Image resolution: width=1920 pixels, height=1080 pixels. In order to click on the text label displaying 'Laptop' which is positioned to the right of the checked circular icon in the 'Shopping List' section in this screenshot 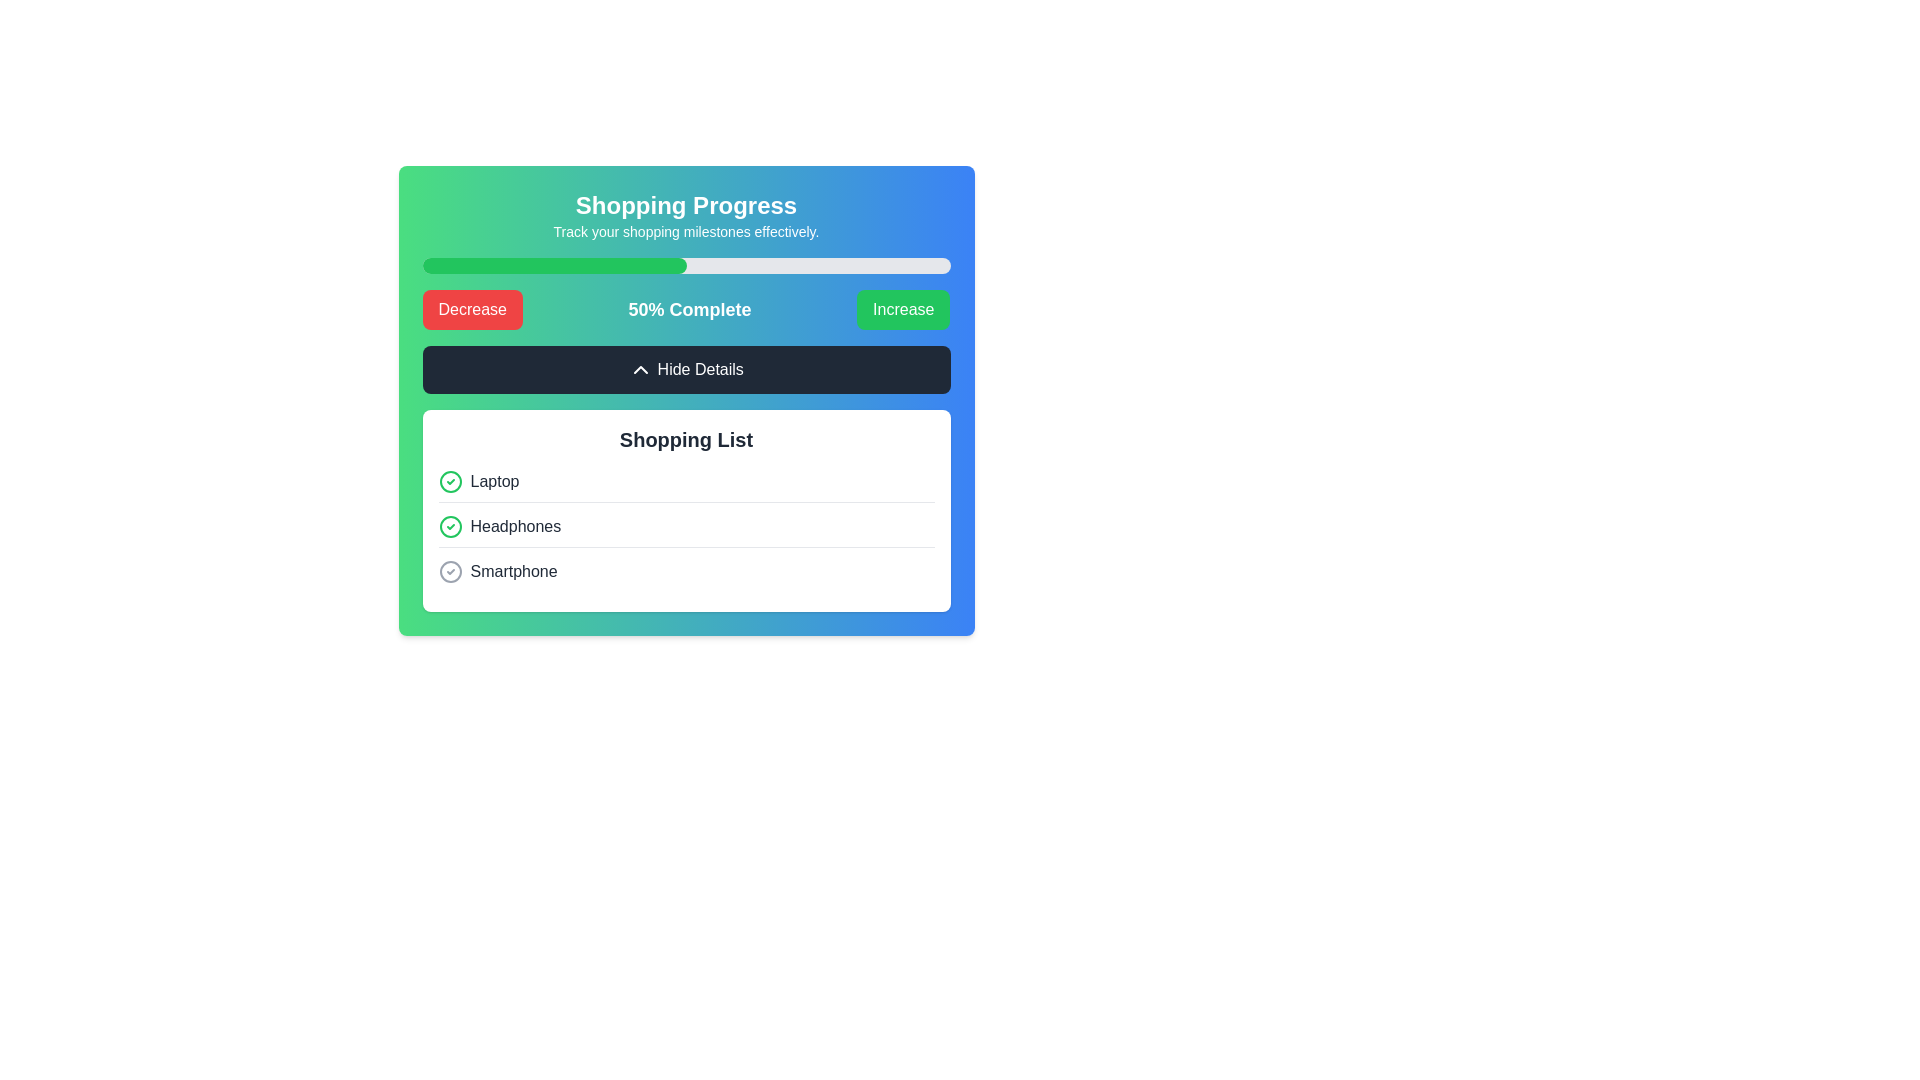, I will do `click(494, 482)`.